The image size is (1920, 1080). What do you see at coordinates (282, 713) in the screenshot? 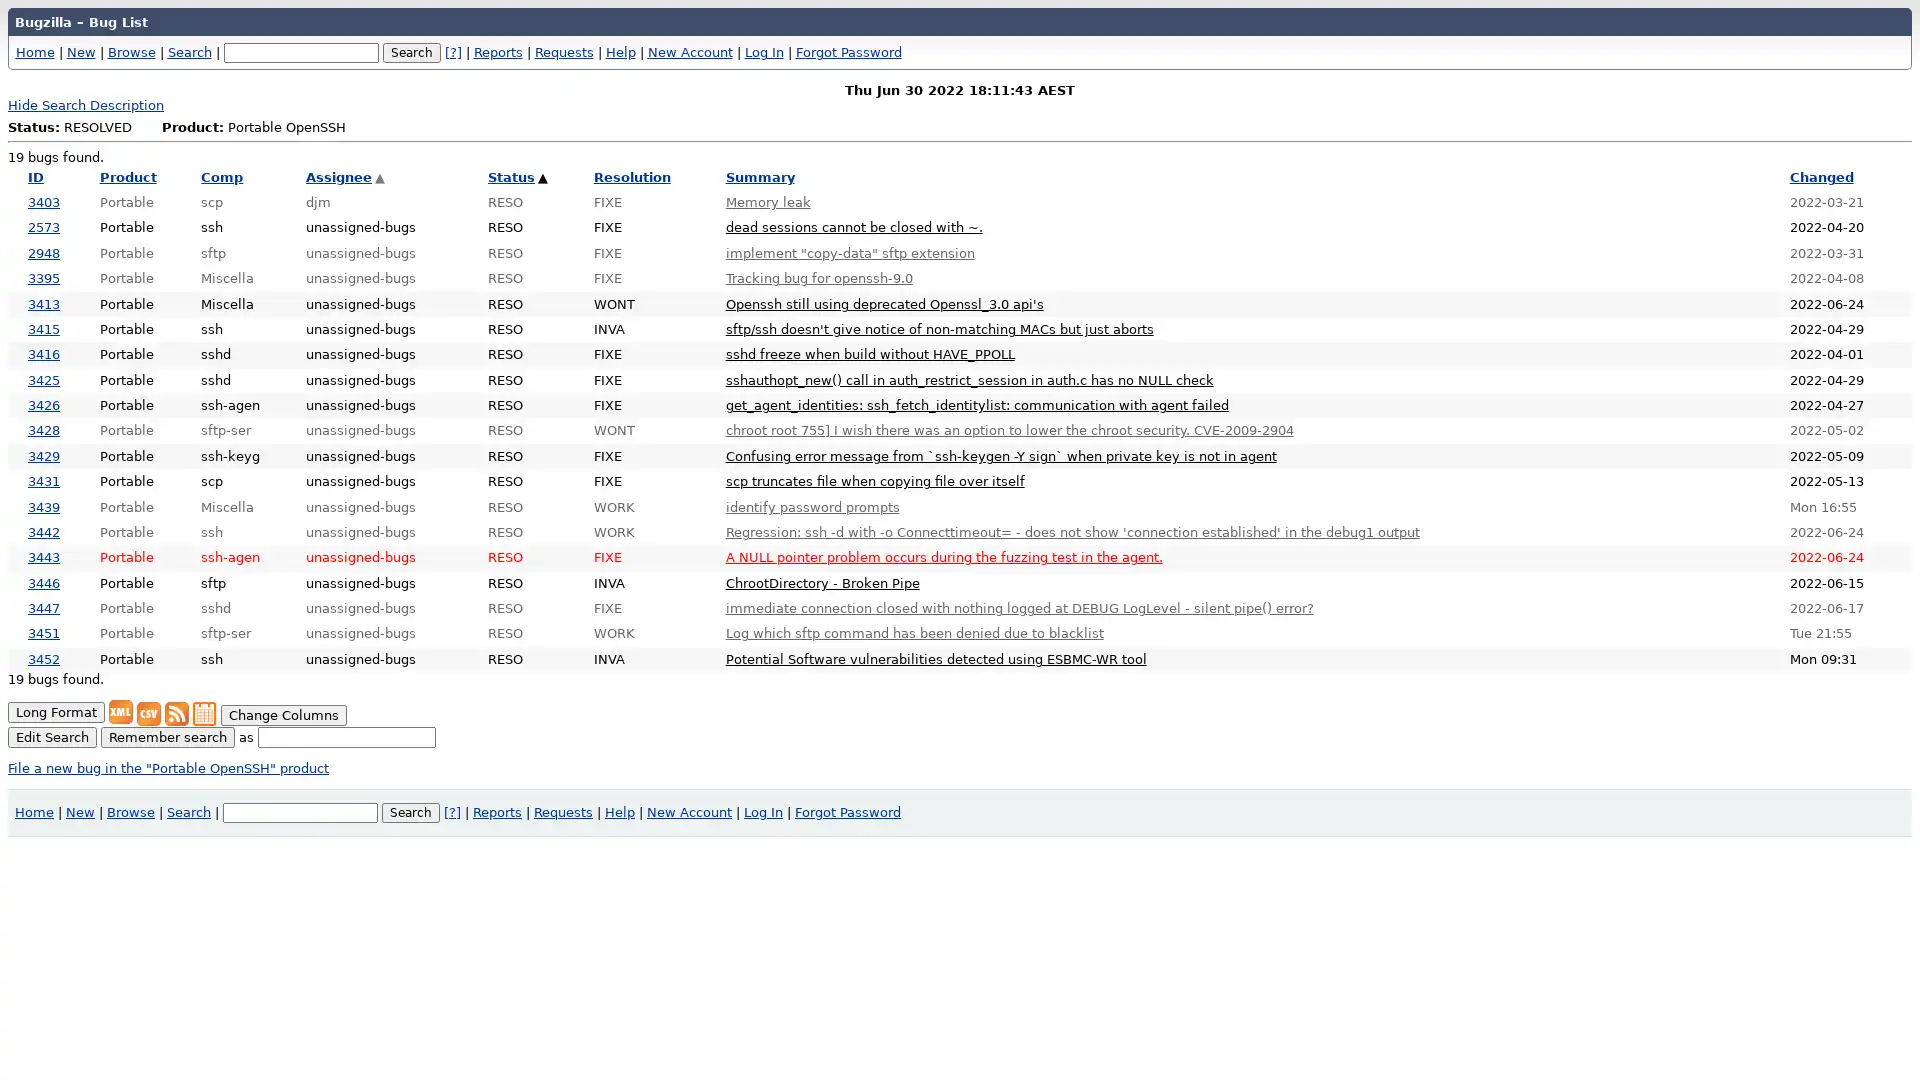
I see `Change Columns` at bounding box center [282, 713].